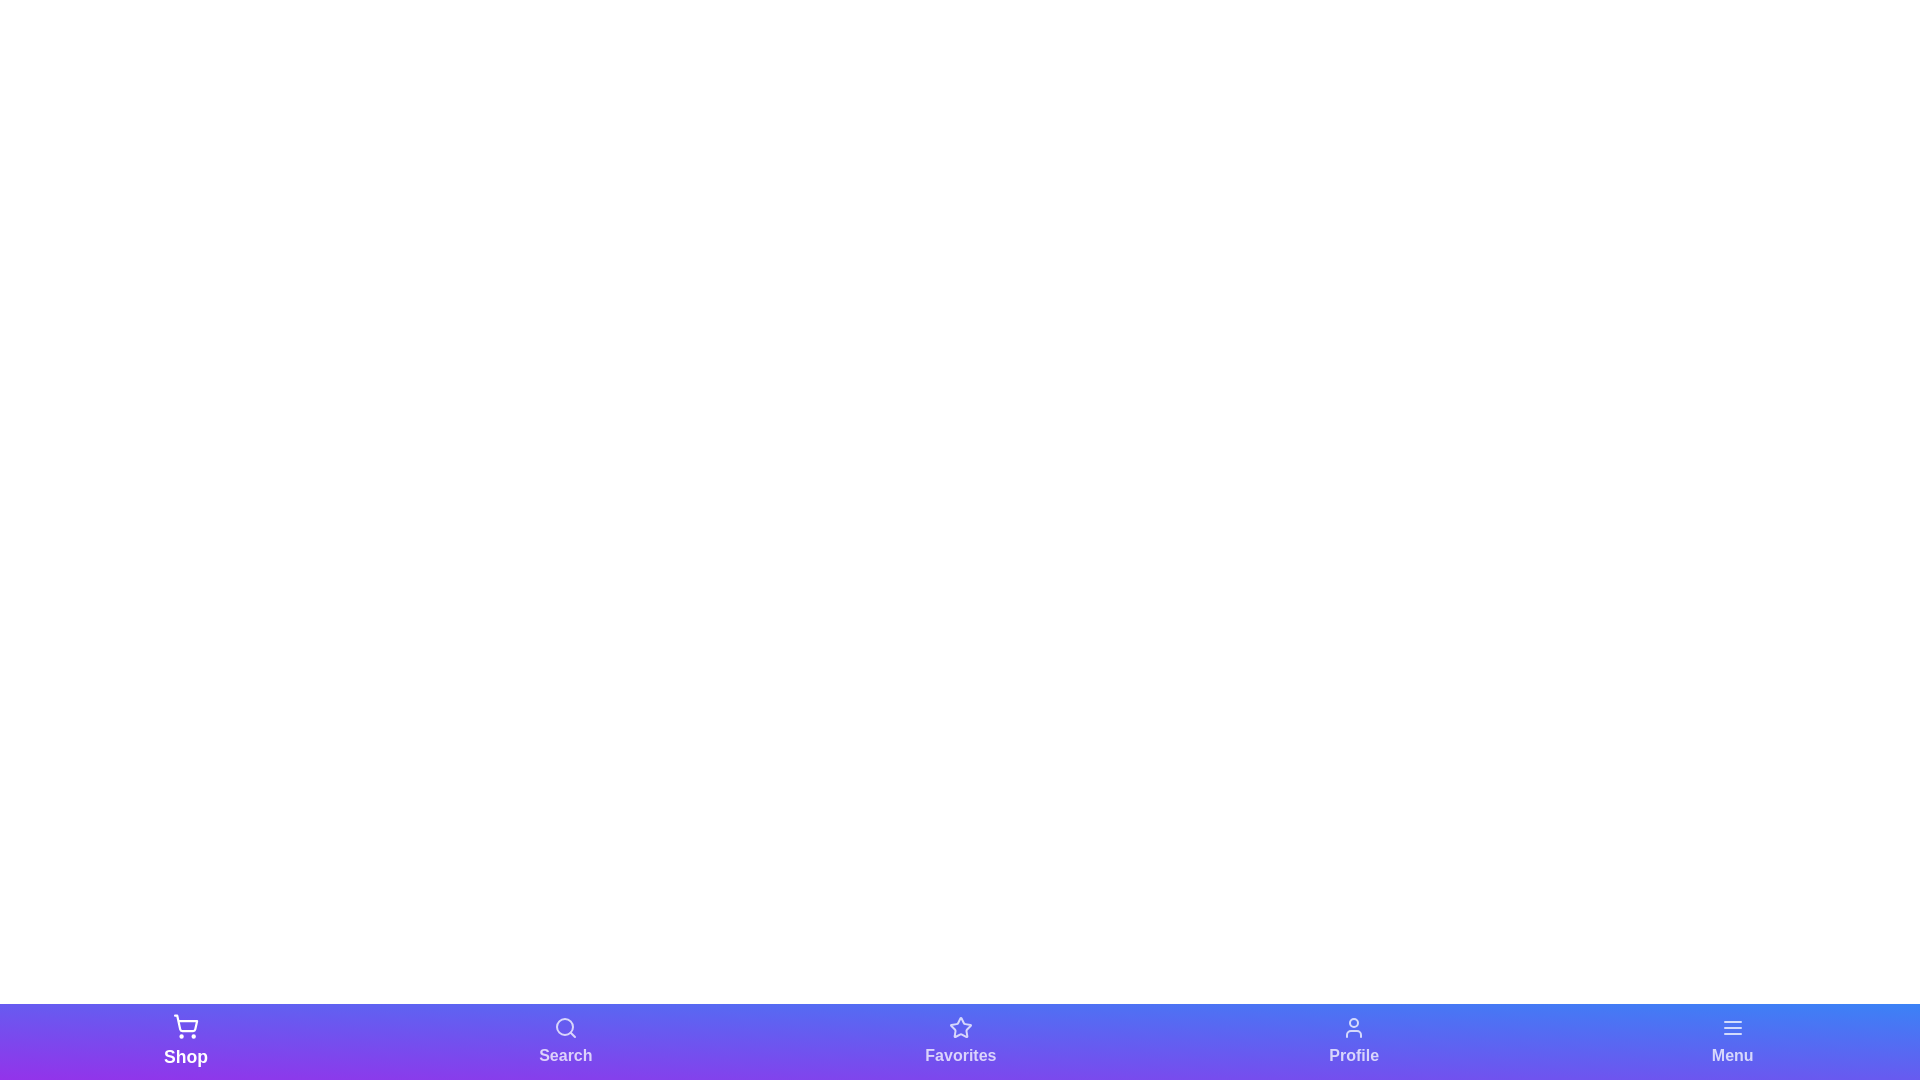 Image resolution: width=1920 pixels, height=1080 pixels. I want to click on the navigation bar icon corresponding to Shop, so click(186, 1040).